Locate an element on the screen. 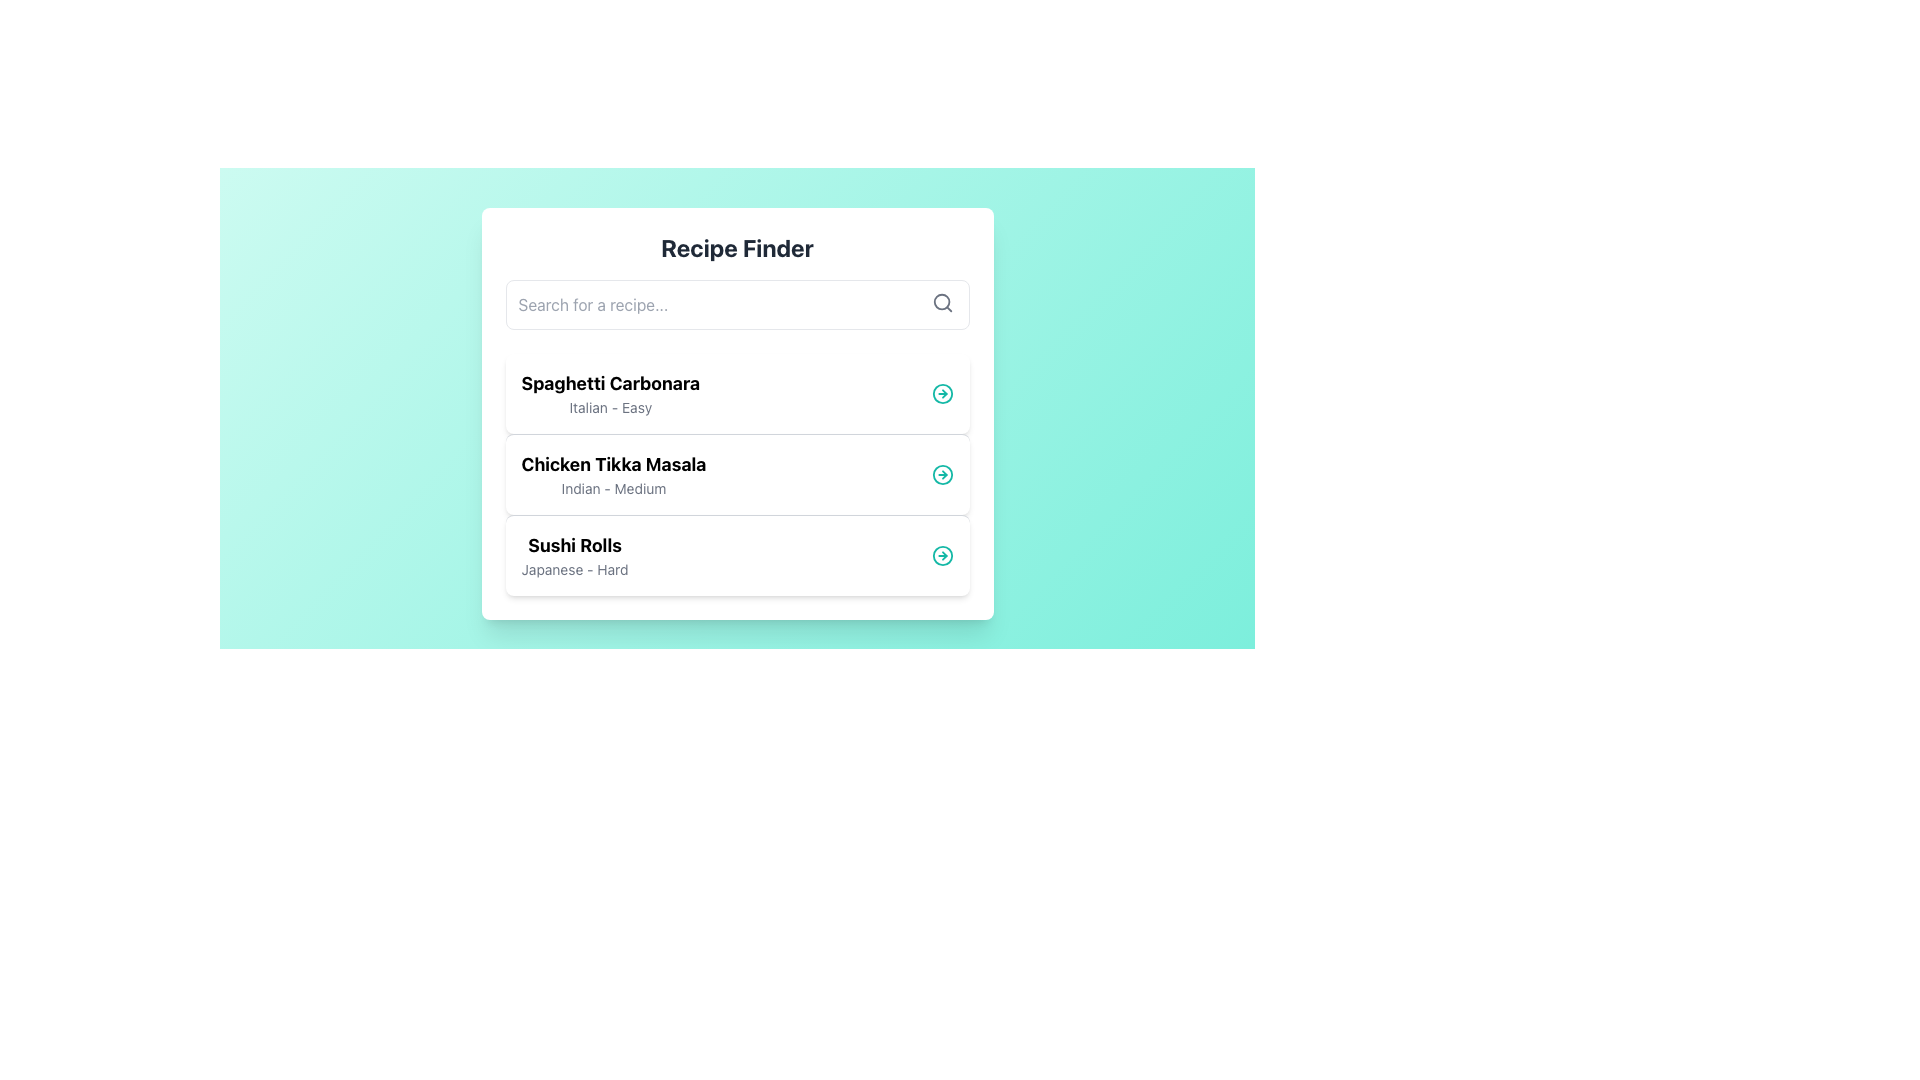  the button located at the right end of the 'Sushi Rolls - Japanese - Hard' row within the 'Recipe Finder' card interface to possibly reveal more details is located at coordinates (941, 555).